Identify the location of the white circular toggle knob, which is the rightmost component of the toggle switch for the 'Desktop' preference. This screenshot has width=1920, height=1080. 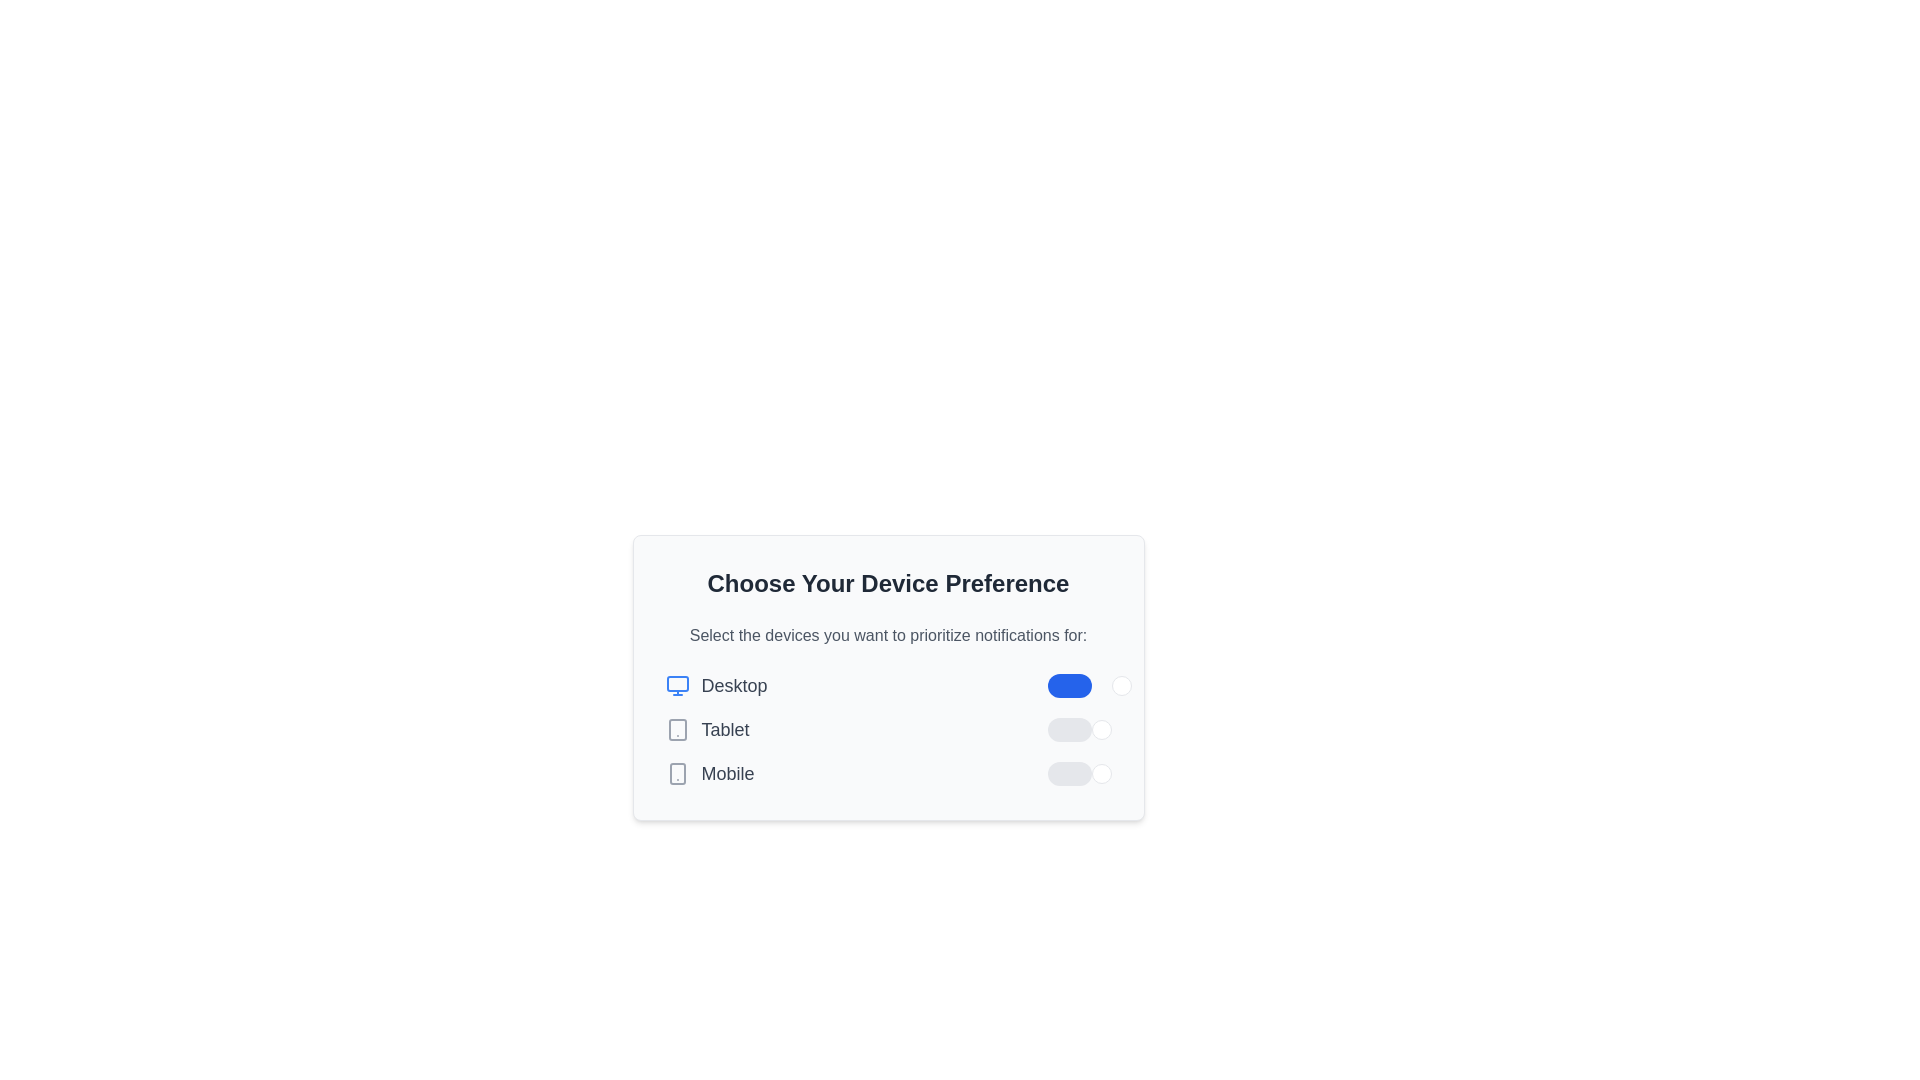
(1121, 685).